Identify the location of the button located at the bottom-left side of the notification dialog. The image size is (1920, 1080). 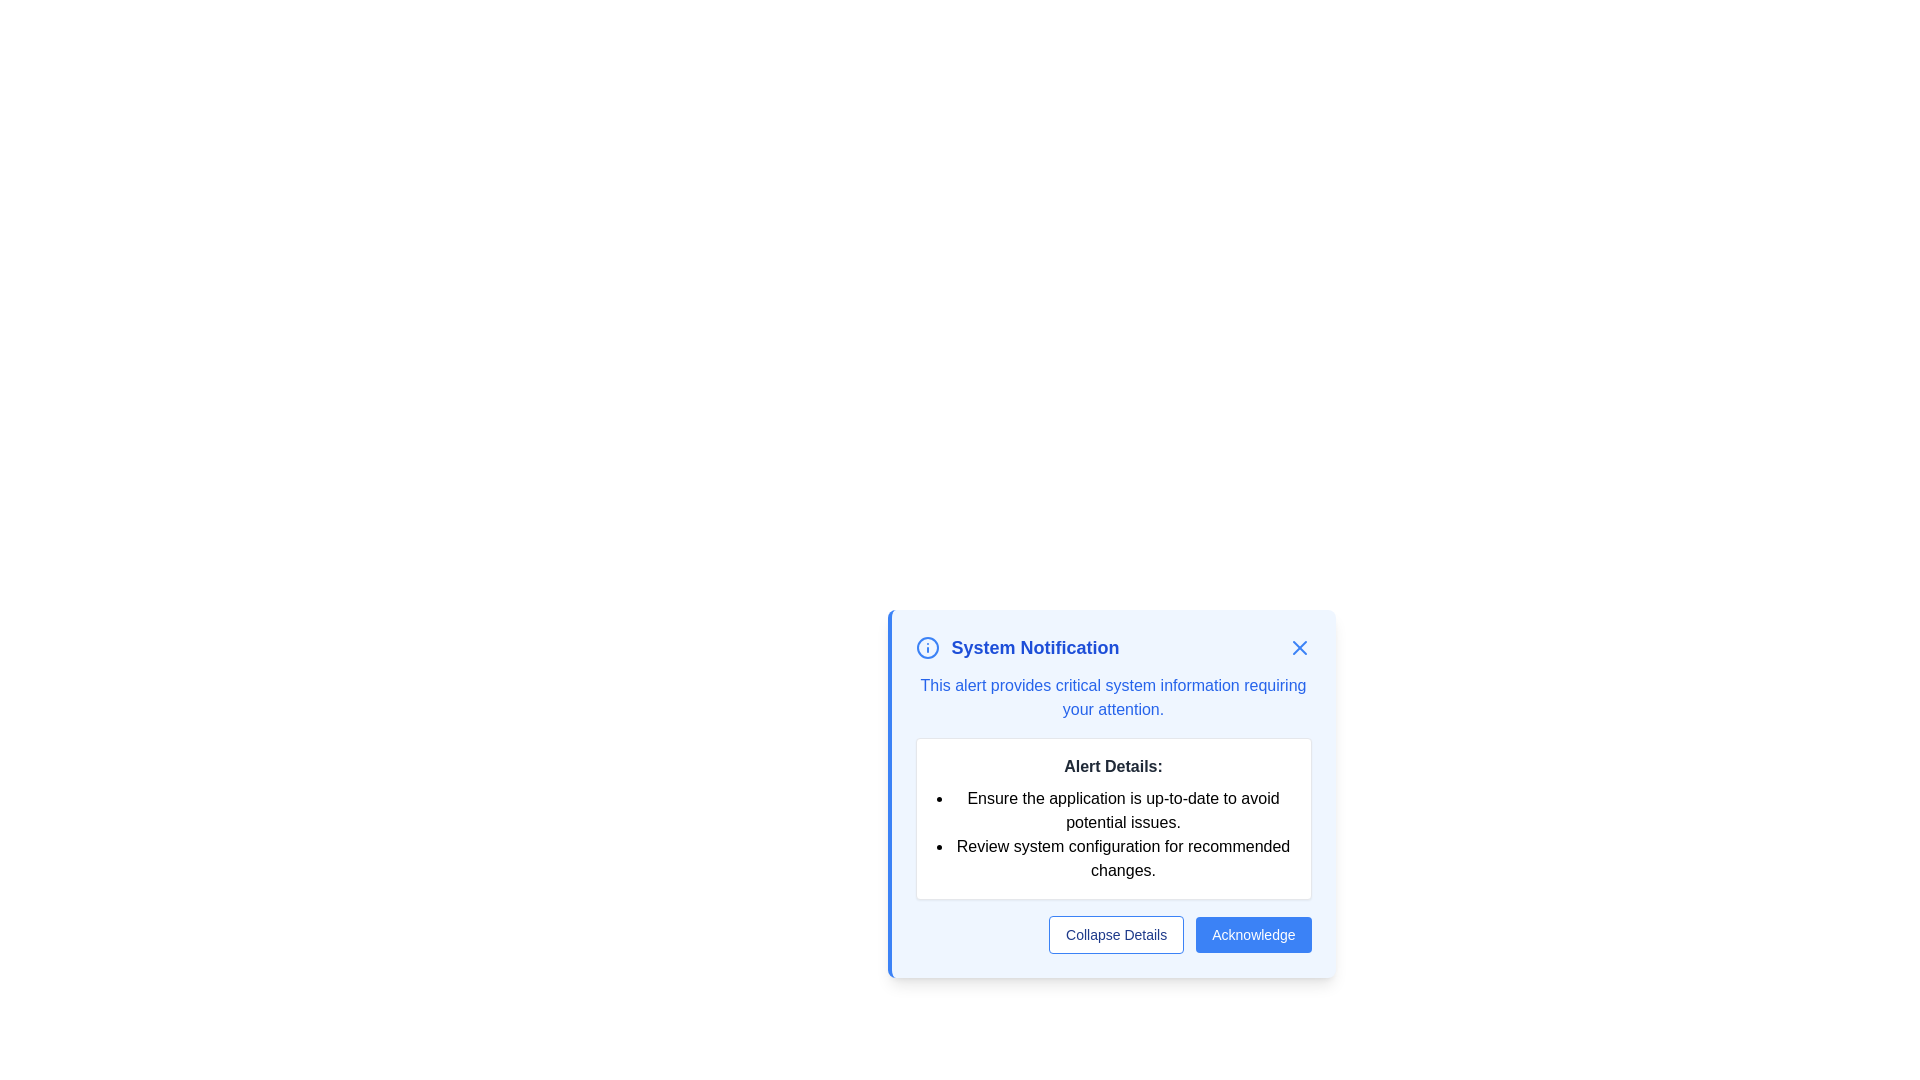
(1115, 934).